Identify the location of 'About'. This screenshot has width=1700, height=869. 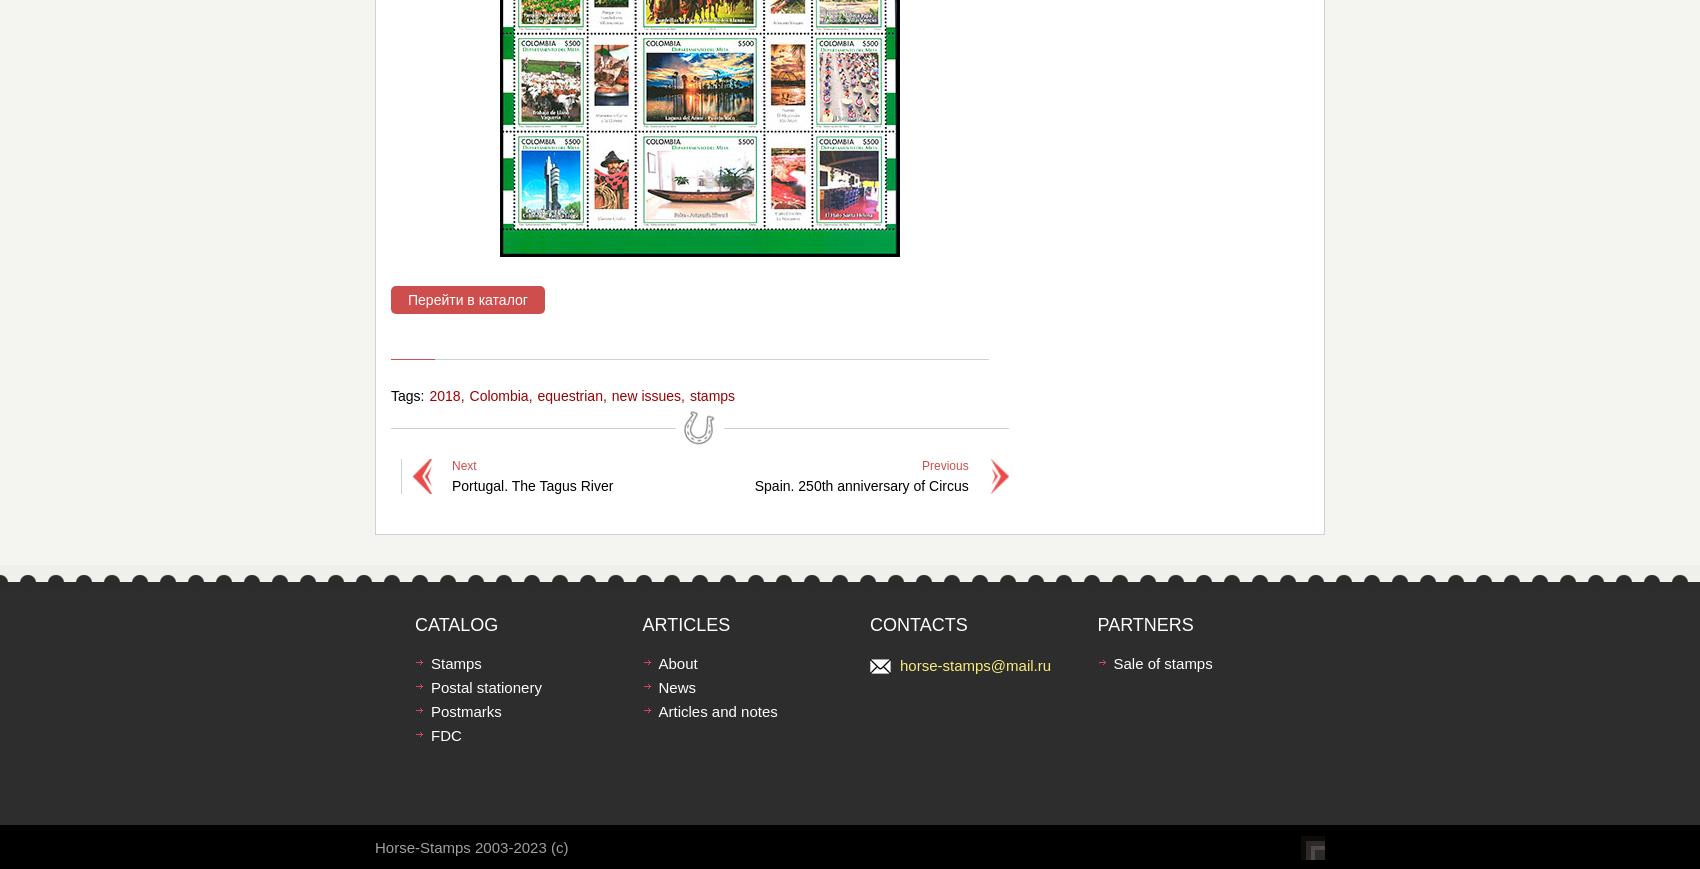
(658, 663).